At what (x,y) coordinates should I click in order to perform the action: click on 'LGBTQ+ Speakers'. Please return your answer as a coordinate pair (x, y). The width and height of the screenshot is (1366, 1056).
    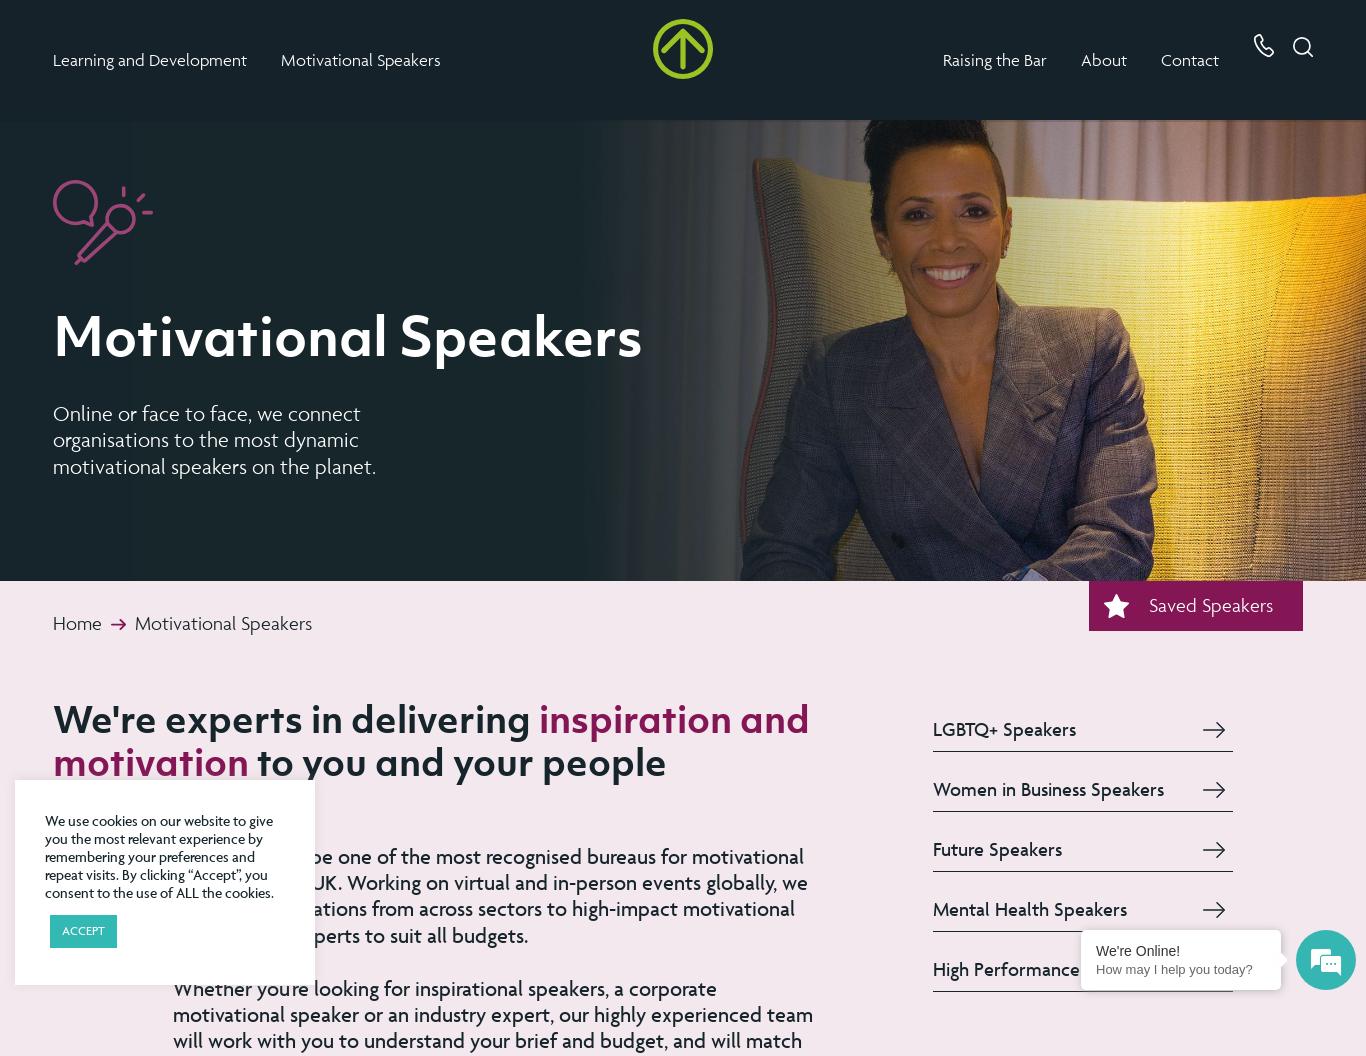
    Looking at the image, I should click on (1004, 727).